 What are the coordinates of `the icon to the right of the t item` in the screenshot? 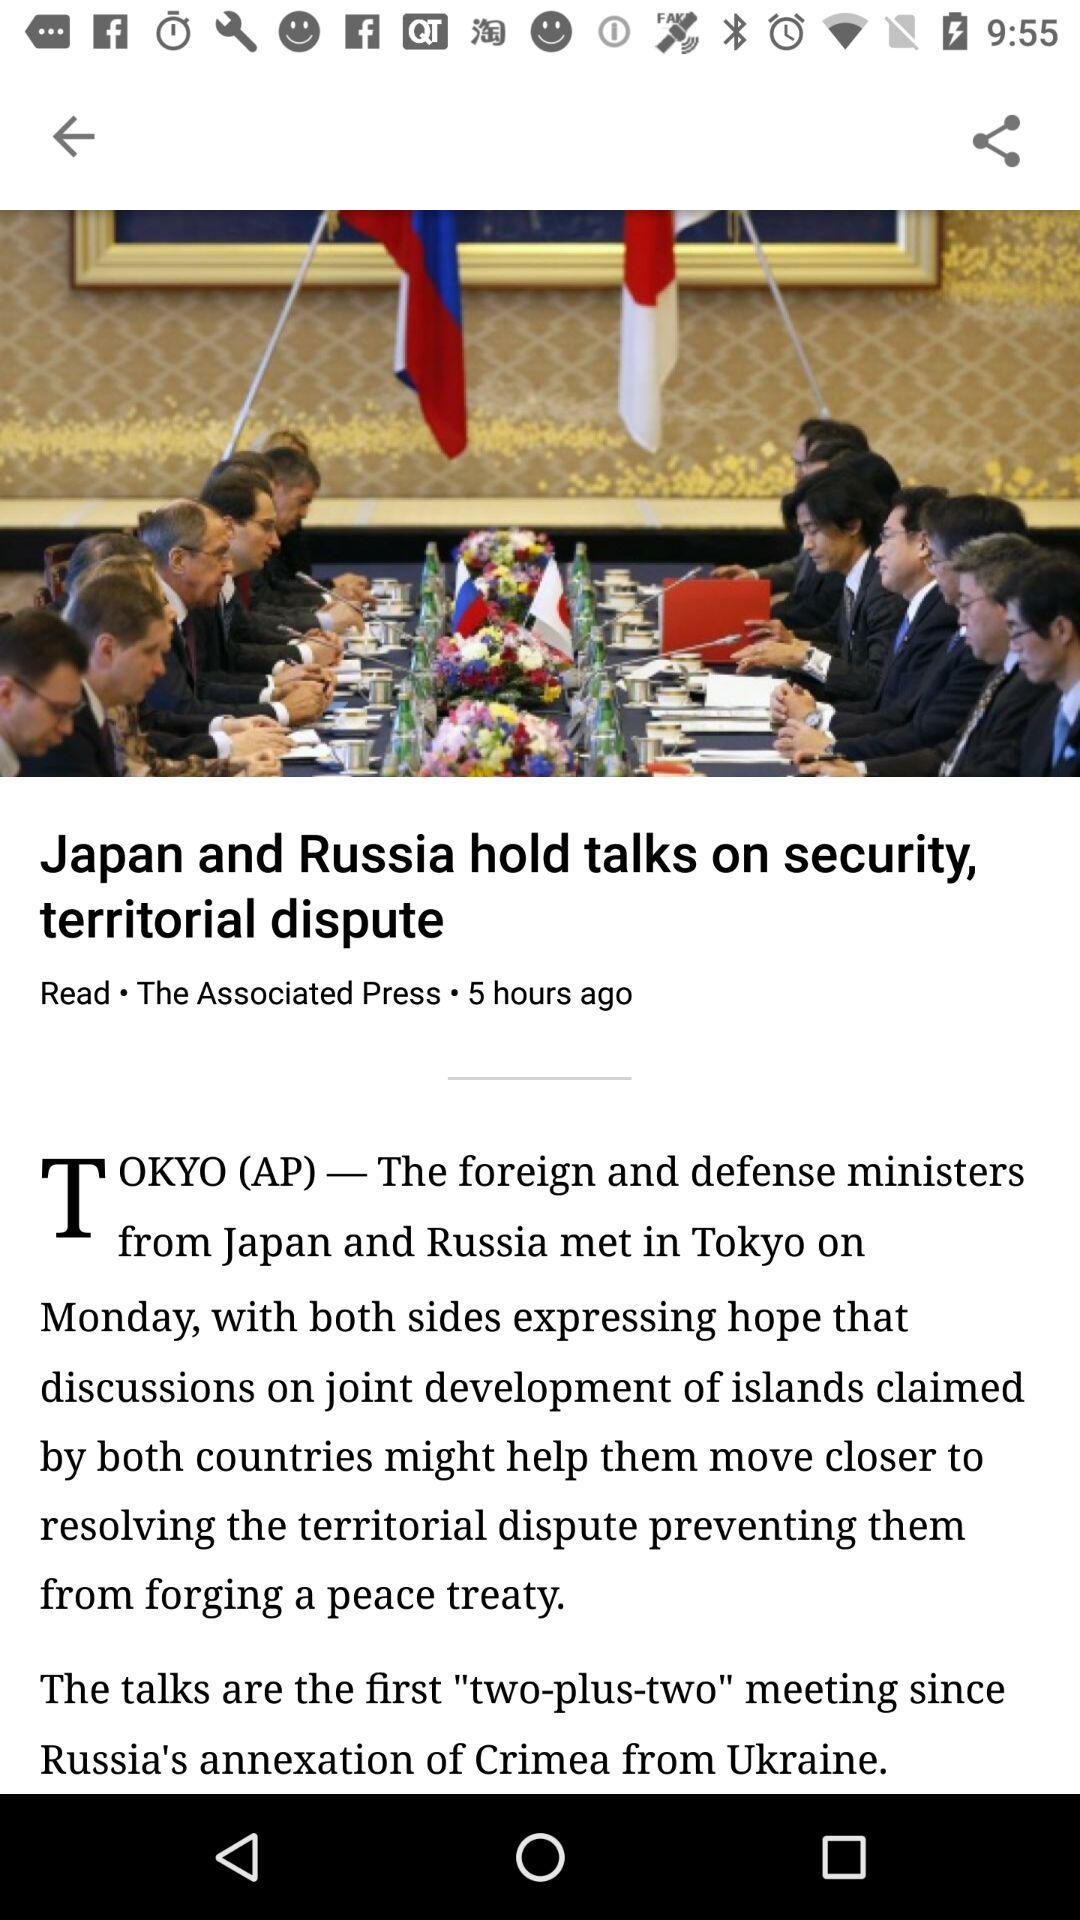 It's located at (578, 1215).